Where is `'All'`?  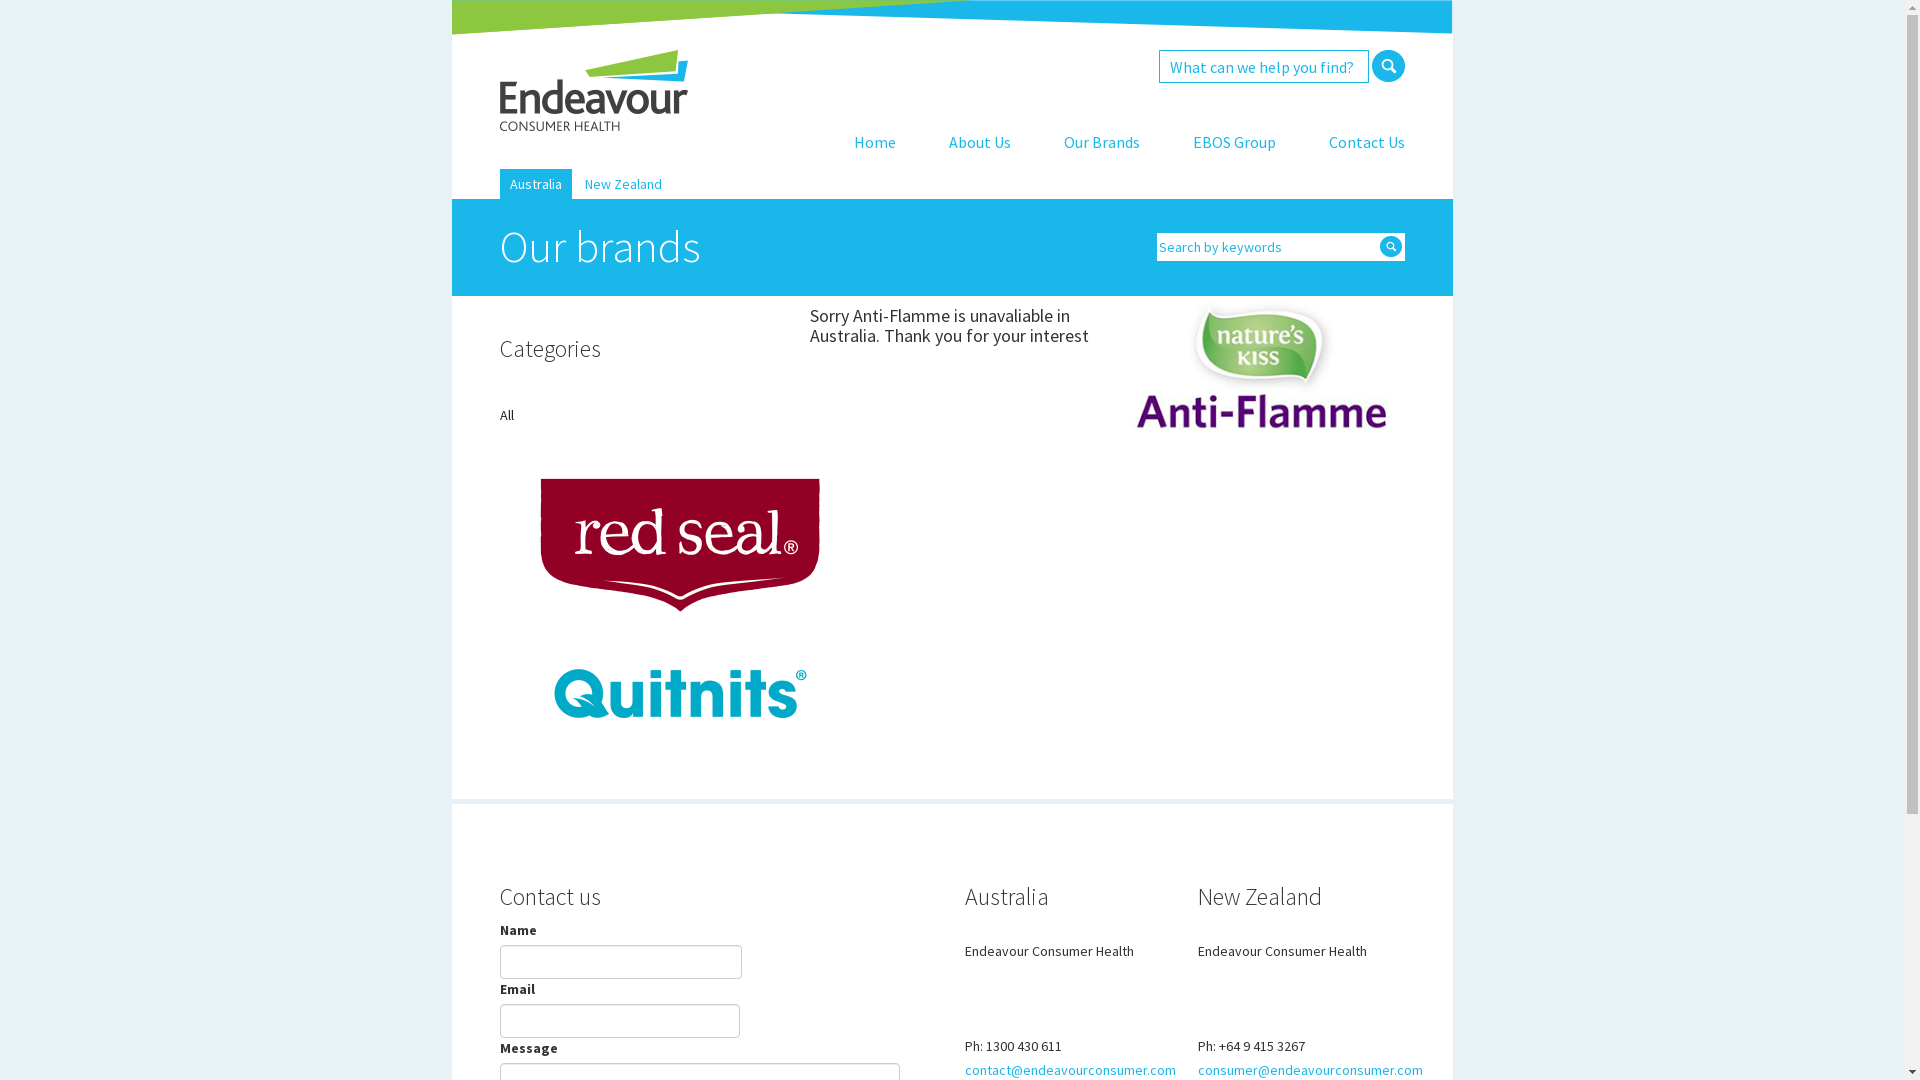
'All' is located at coordinates (499, 414).